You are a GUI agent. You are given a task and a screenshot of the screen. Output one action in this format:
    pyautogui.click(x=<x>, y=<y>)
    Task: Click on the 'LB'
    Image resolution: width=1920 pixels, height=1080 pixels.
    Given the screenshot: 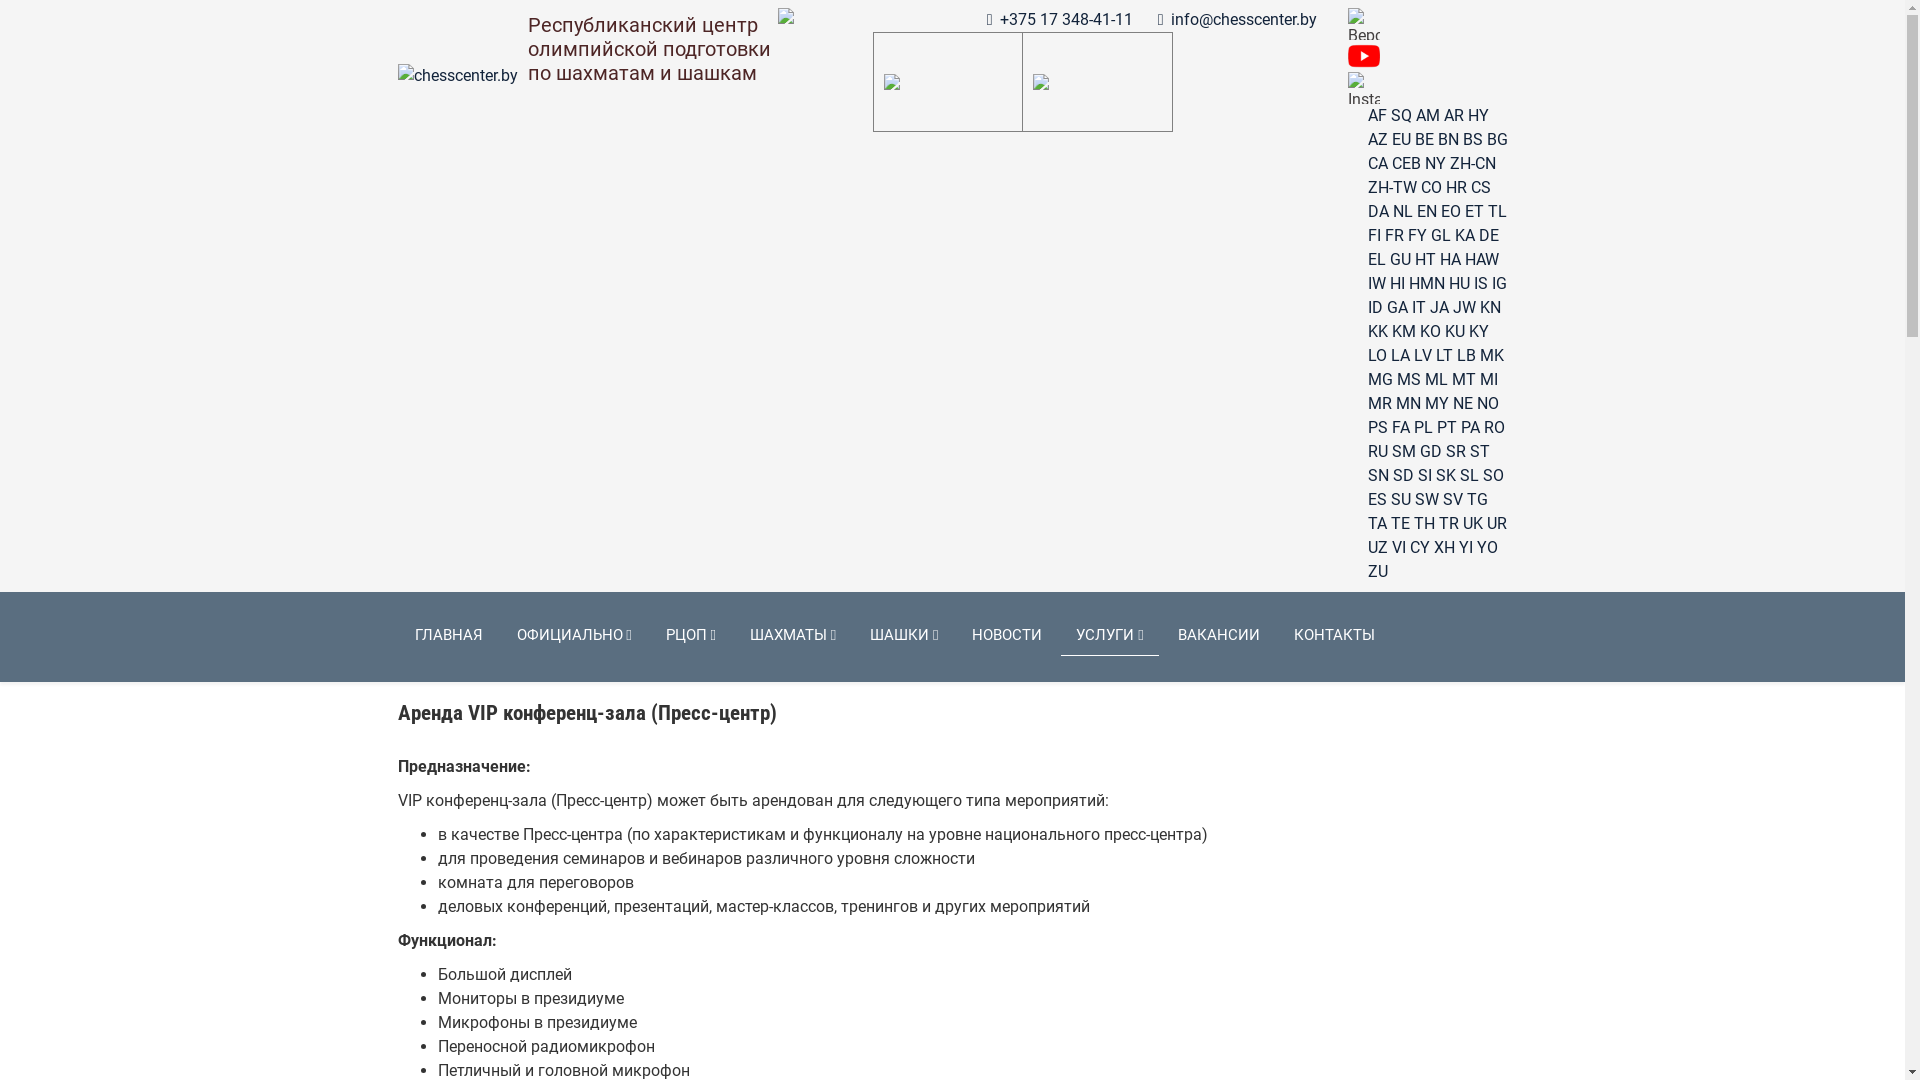 What is the action you would take?
    pyautogui.click(x=1465, y=354)
    